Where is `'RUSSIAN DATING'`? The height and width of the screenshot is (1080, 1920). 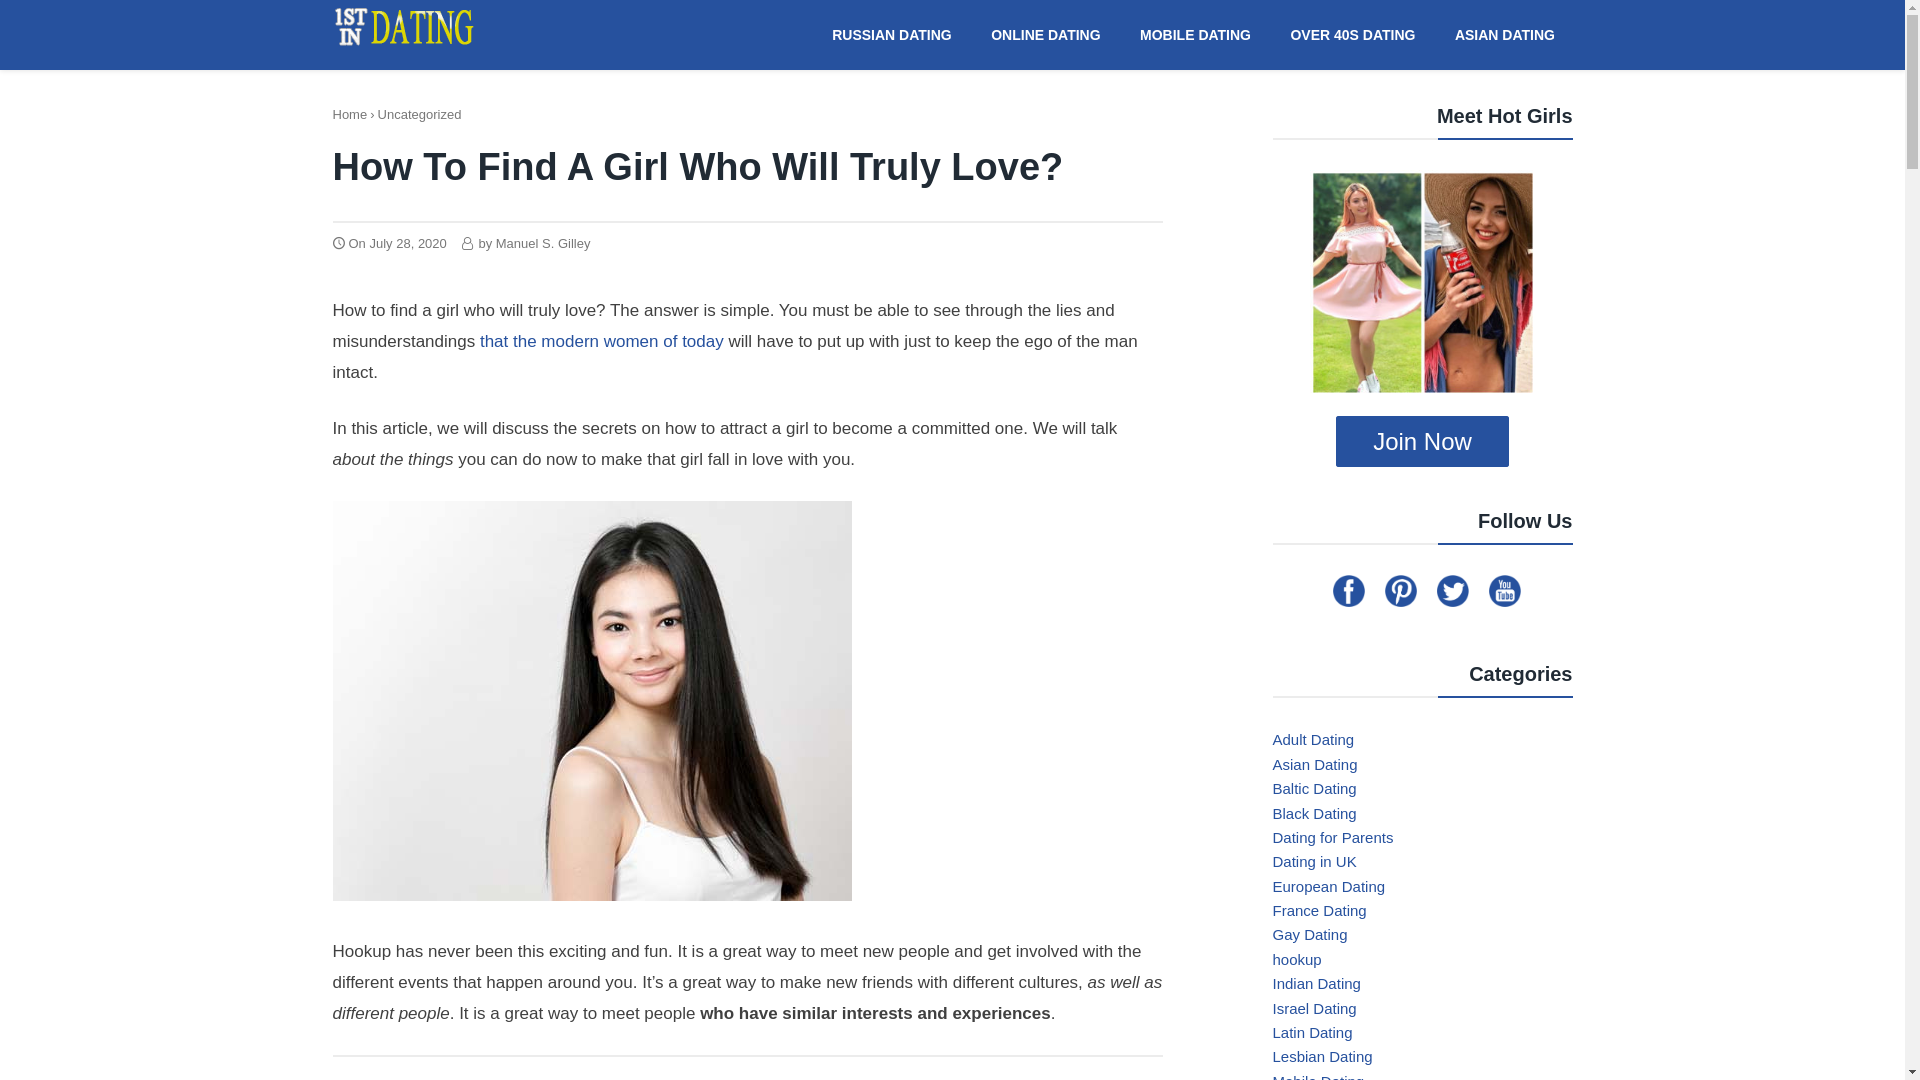
'RUSSIAN DATING' is located at coordinates (891, 33).